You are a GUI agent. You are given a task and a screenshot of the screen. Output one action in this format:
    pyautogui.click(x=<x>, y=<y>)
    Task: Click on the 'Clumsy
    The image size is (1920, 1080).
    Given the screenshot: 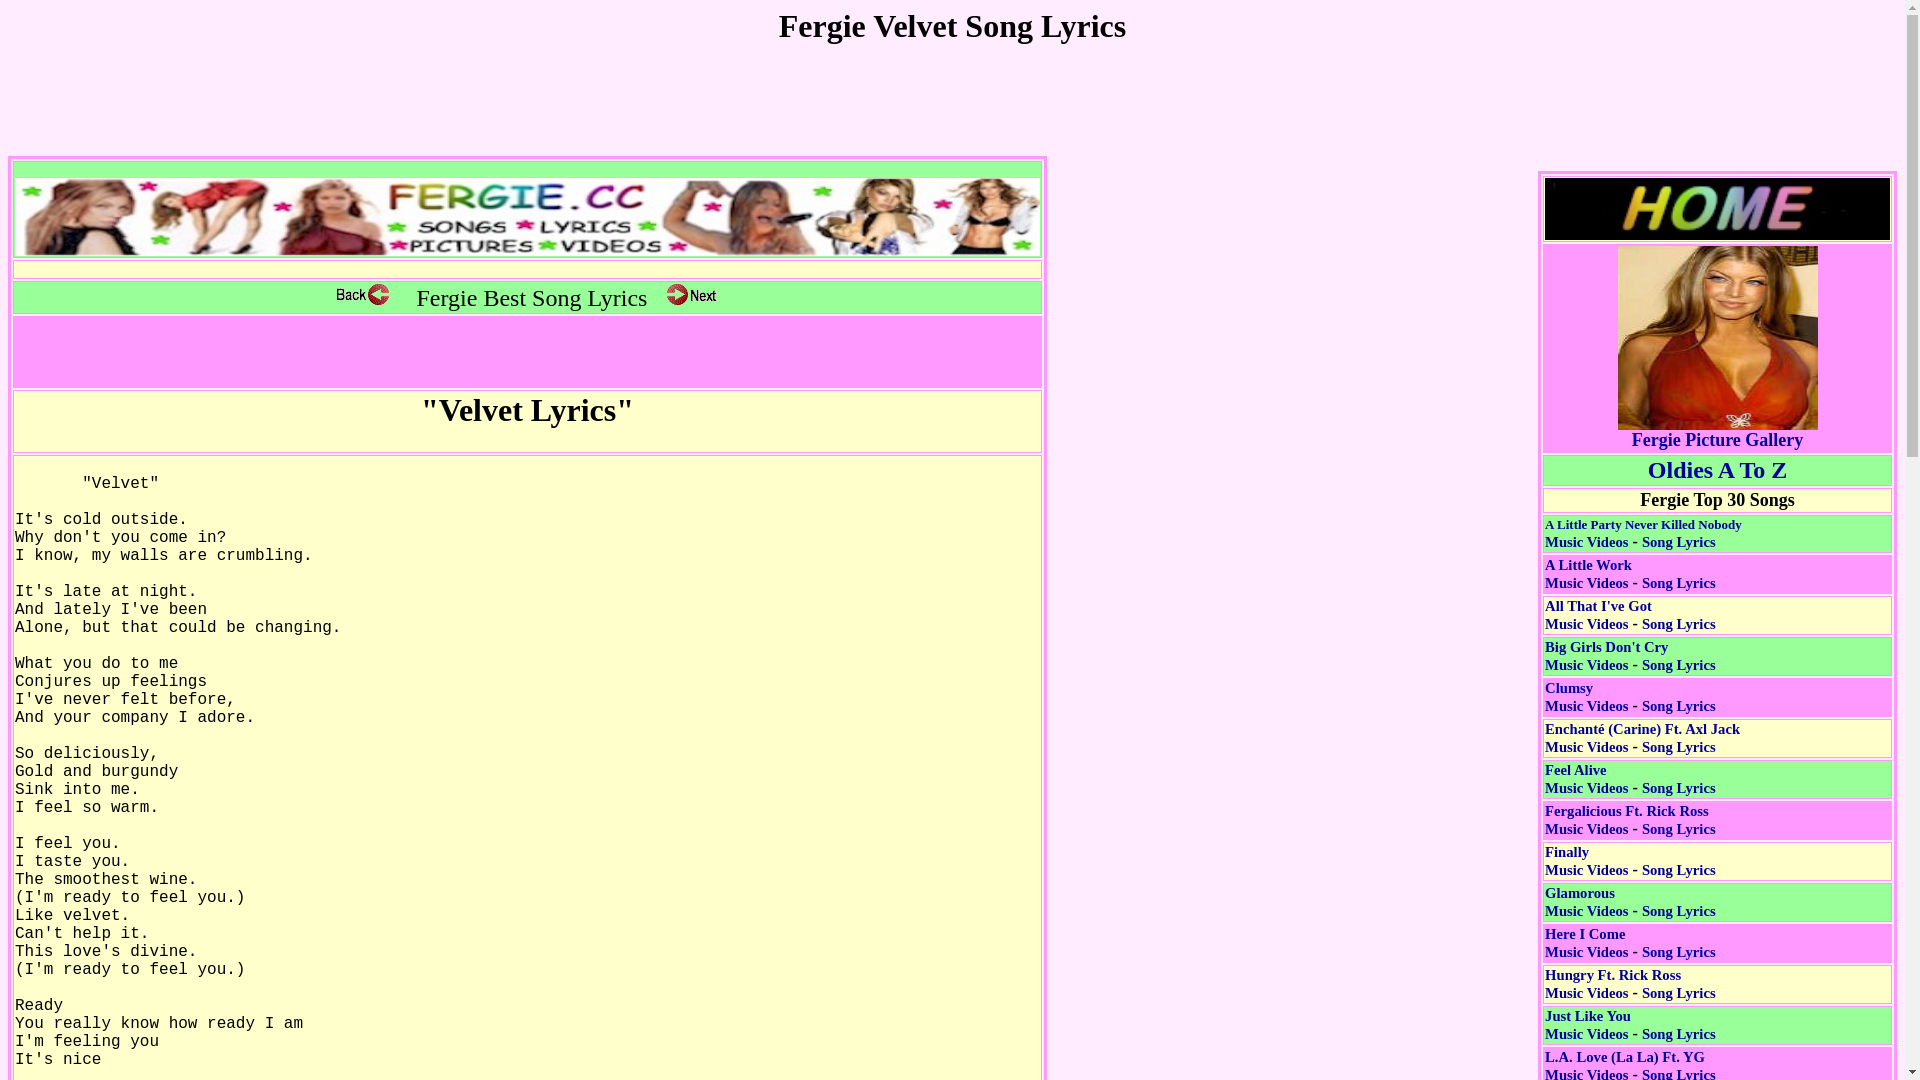 What is the action you would take?
    pyautogui.click(x=1585, y=696)
    